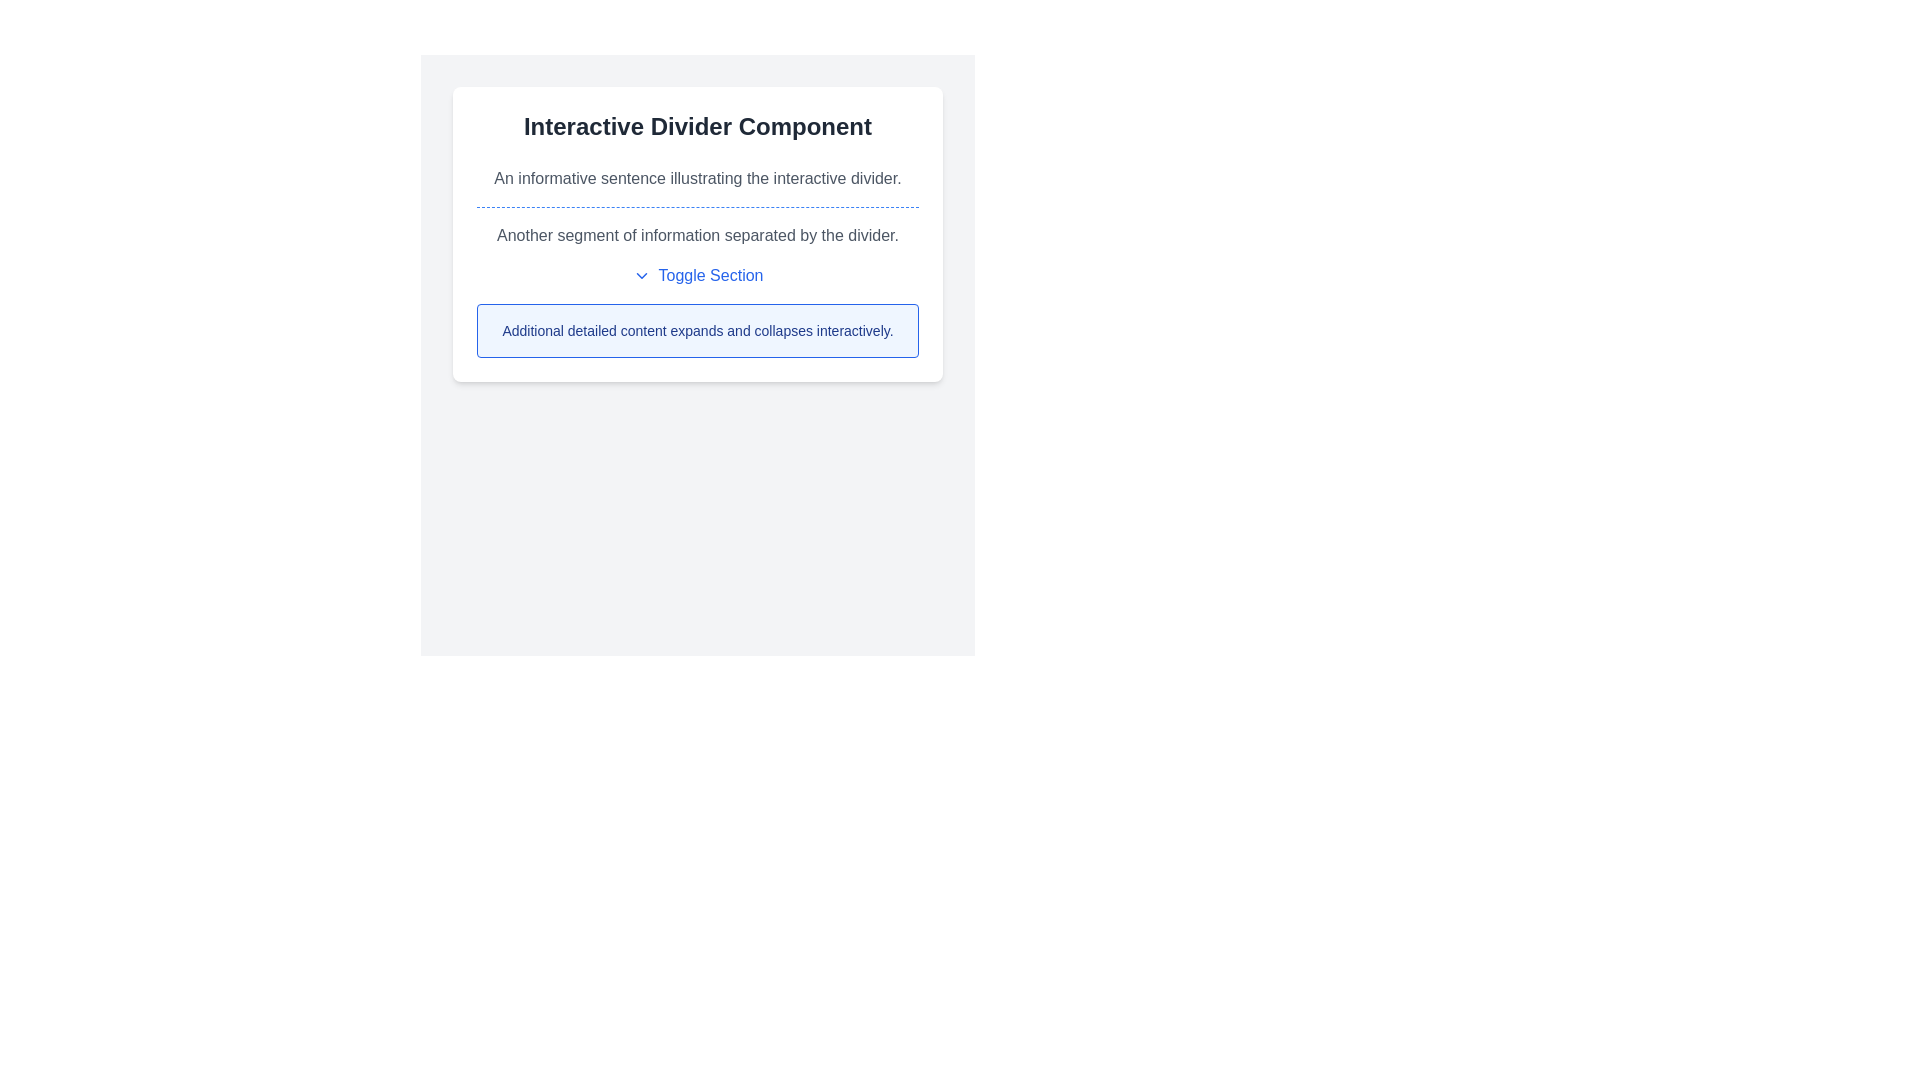  Describe the element at coordinates (697, 276) in the screenshot. I see `the toggle button located beneath the text block stating 'Another segment of information separated by the divider.'` at that location.